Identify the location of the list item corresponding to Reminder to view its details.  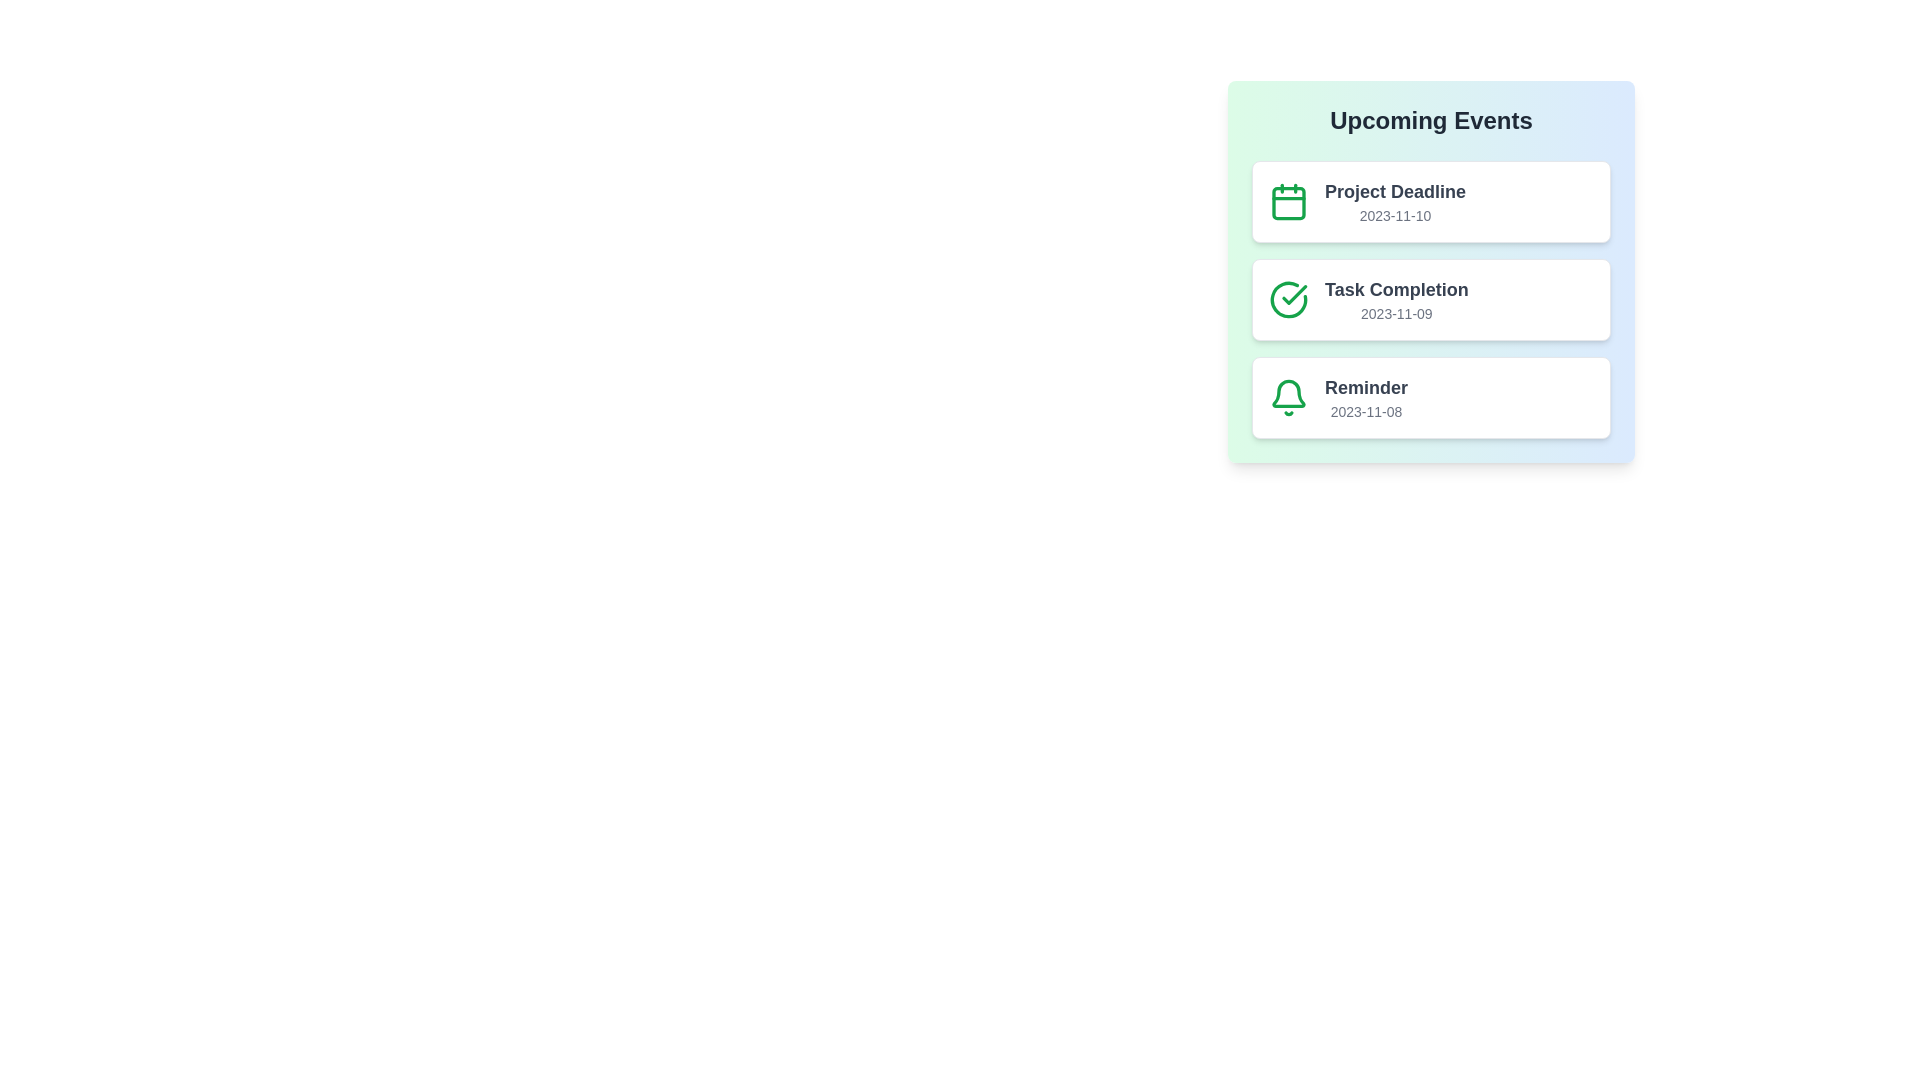
(1430, 397).